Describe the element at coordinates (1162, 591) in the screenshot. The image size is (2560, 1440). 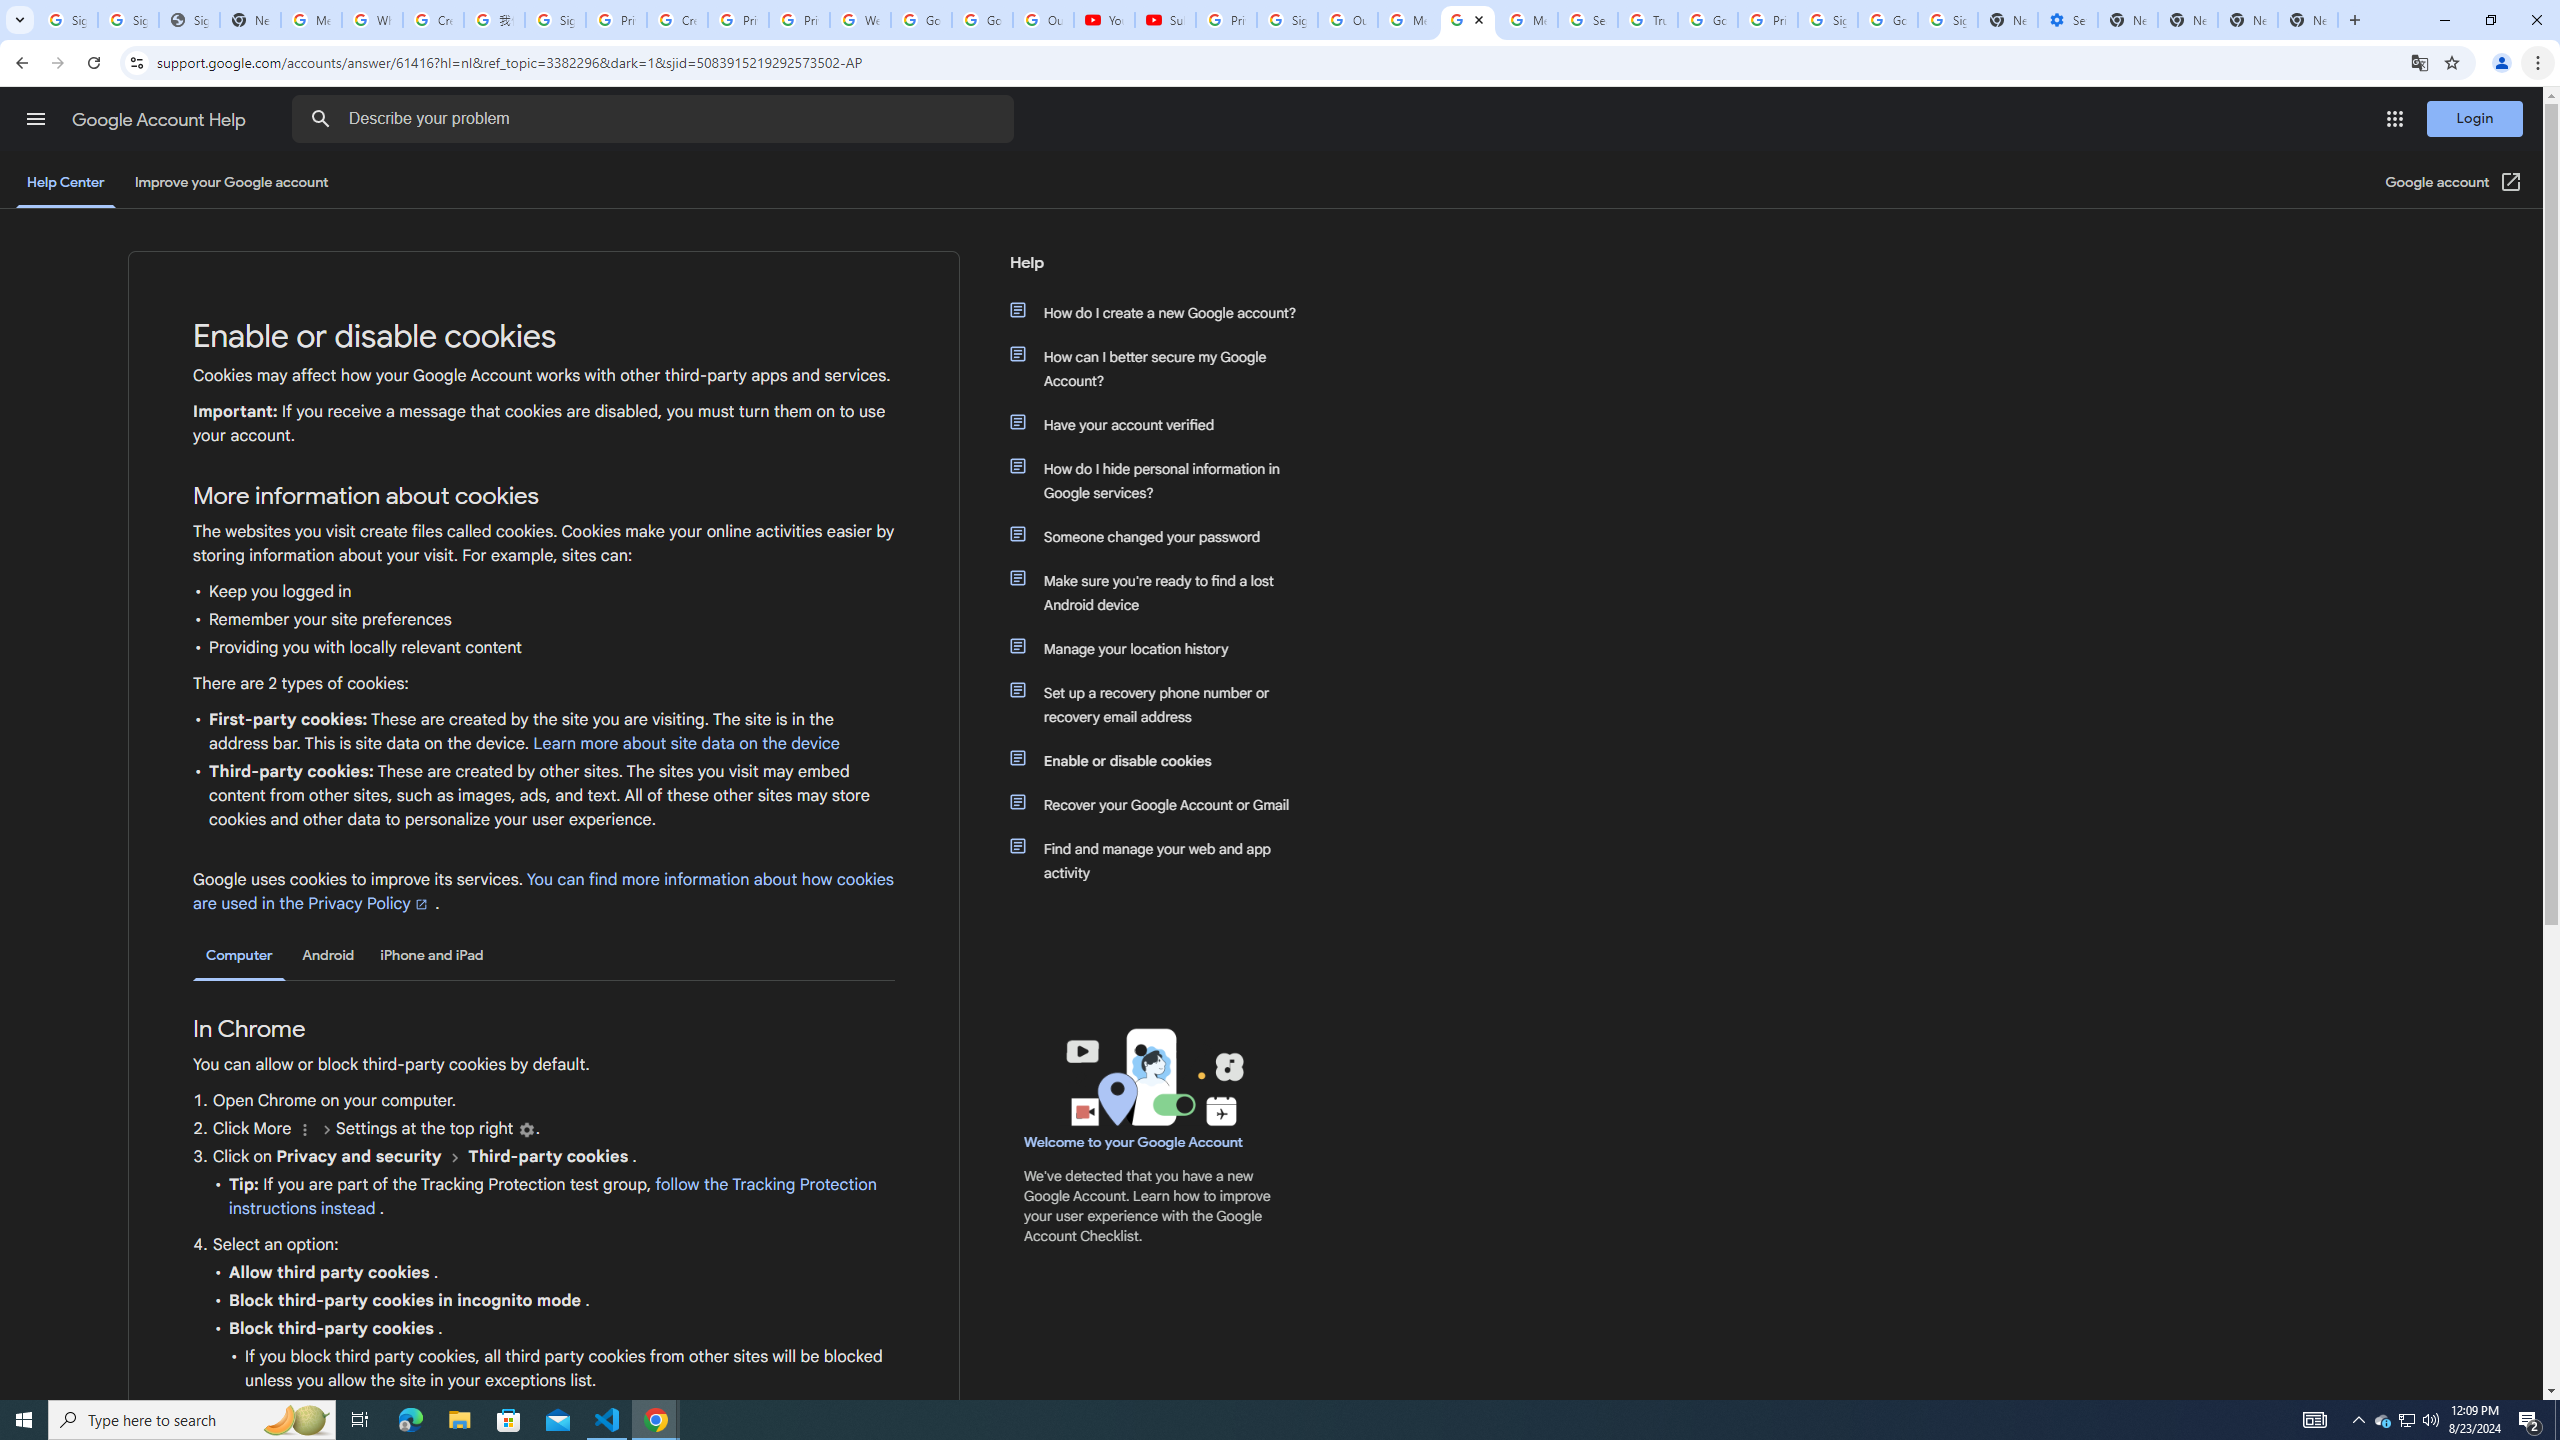
I see `'Make sure you'` at that location.